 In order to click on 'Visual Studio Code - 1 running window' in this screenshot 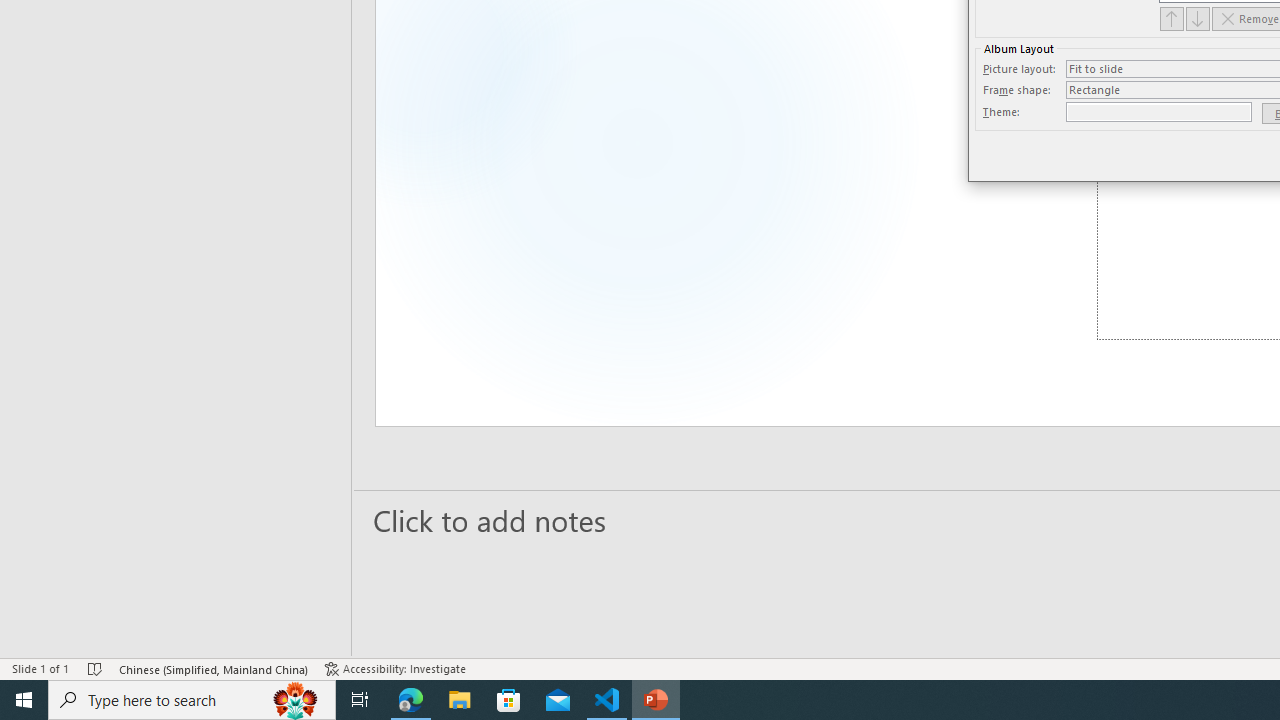, I will do `click(606, 698)`.